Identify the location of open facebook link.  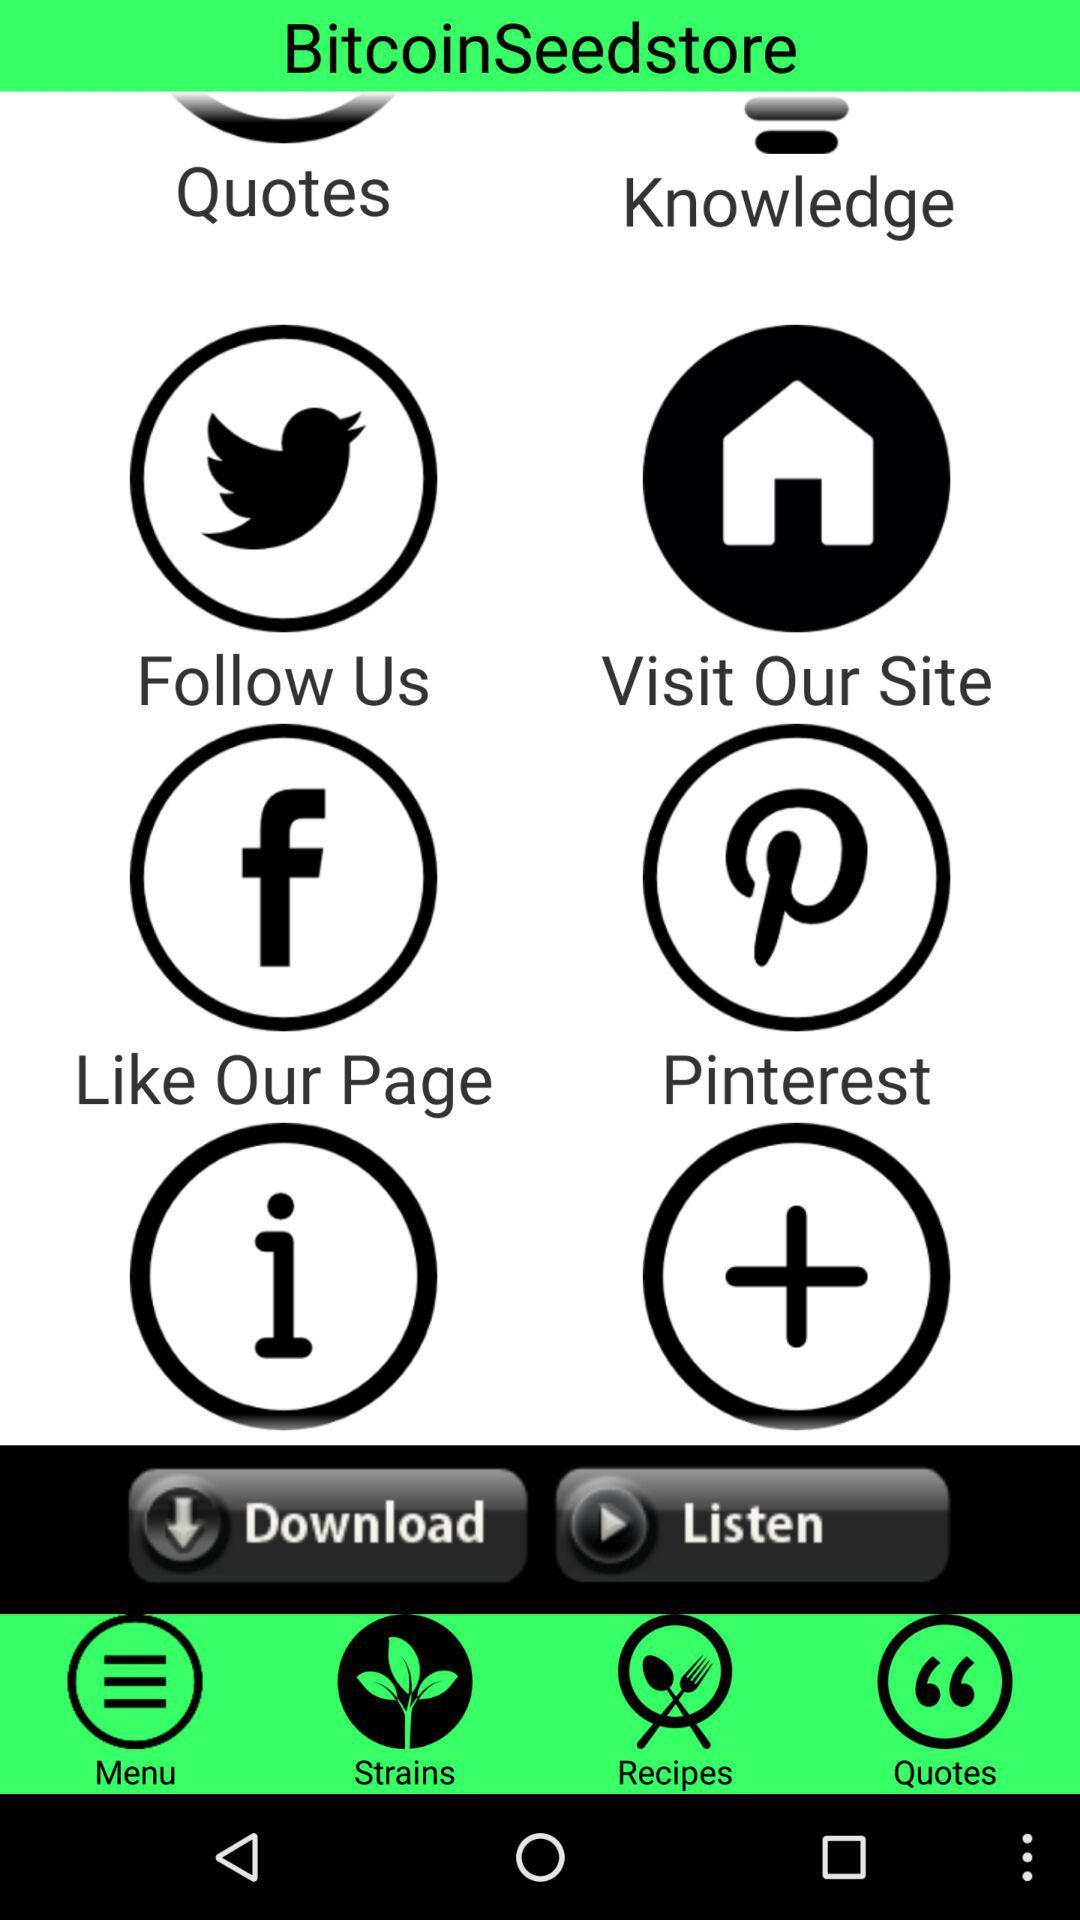
(283, 877).